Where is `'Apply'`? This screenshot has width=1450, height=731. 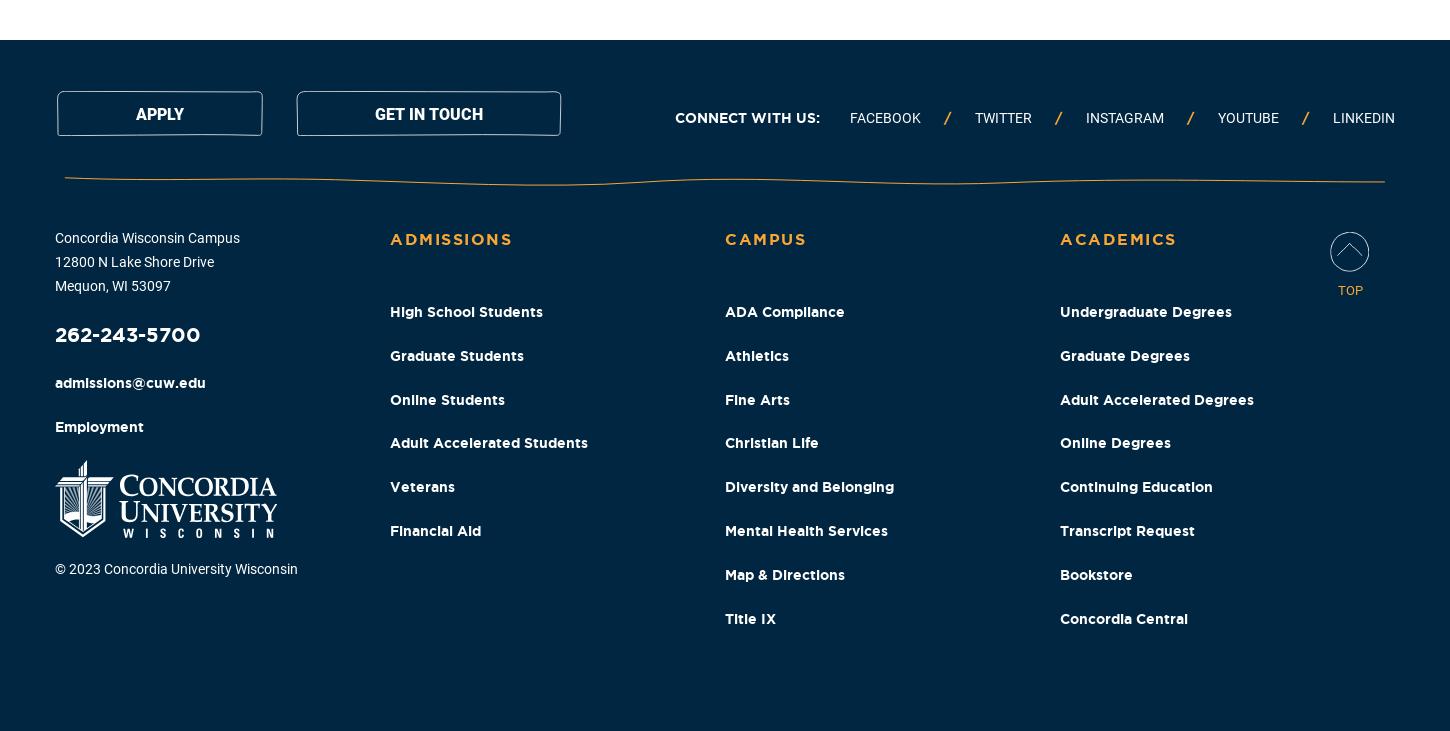
'Apply' is located at coordinates (158, 113).